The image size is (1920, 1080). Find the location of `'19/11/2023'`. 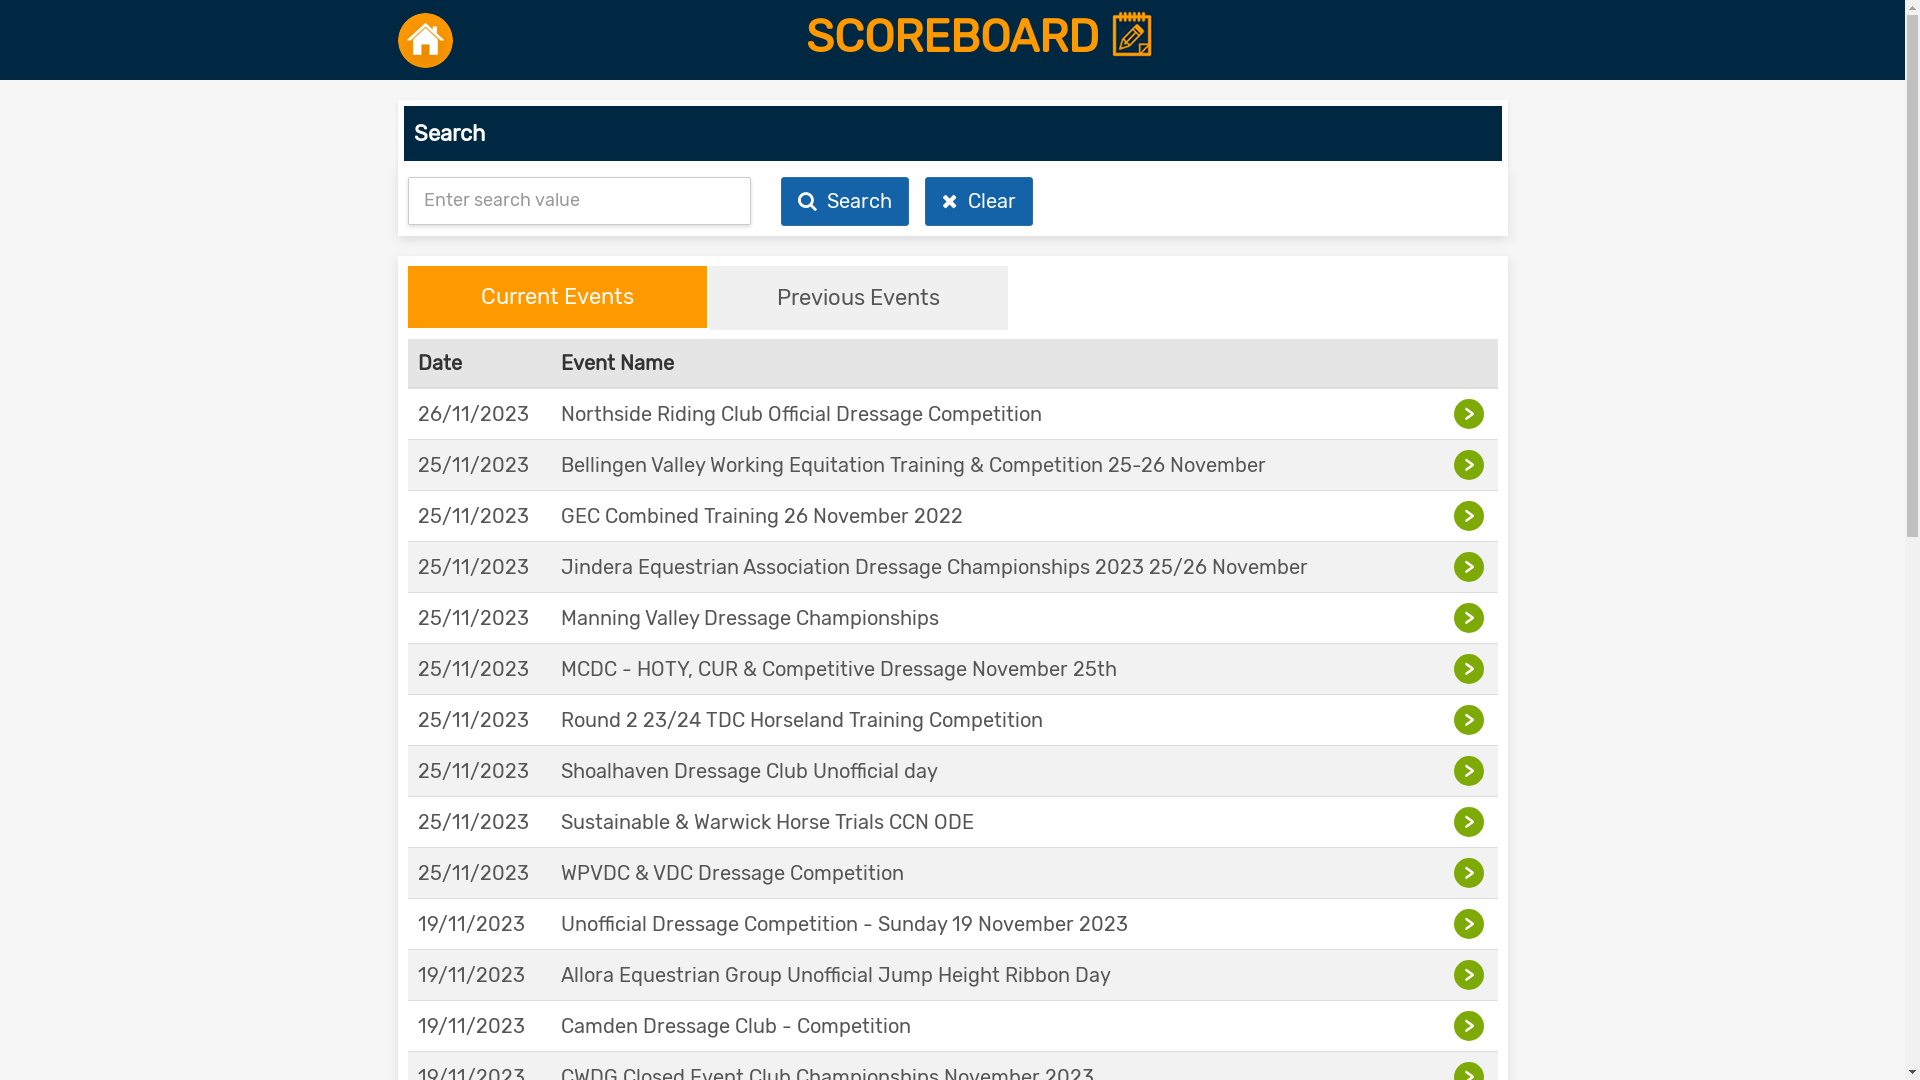

'19/11/2023' is located at coordinates (470, 924).